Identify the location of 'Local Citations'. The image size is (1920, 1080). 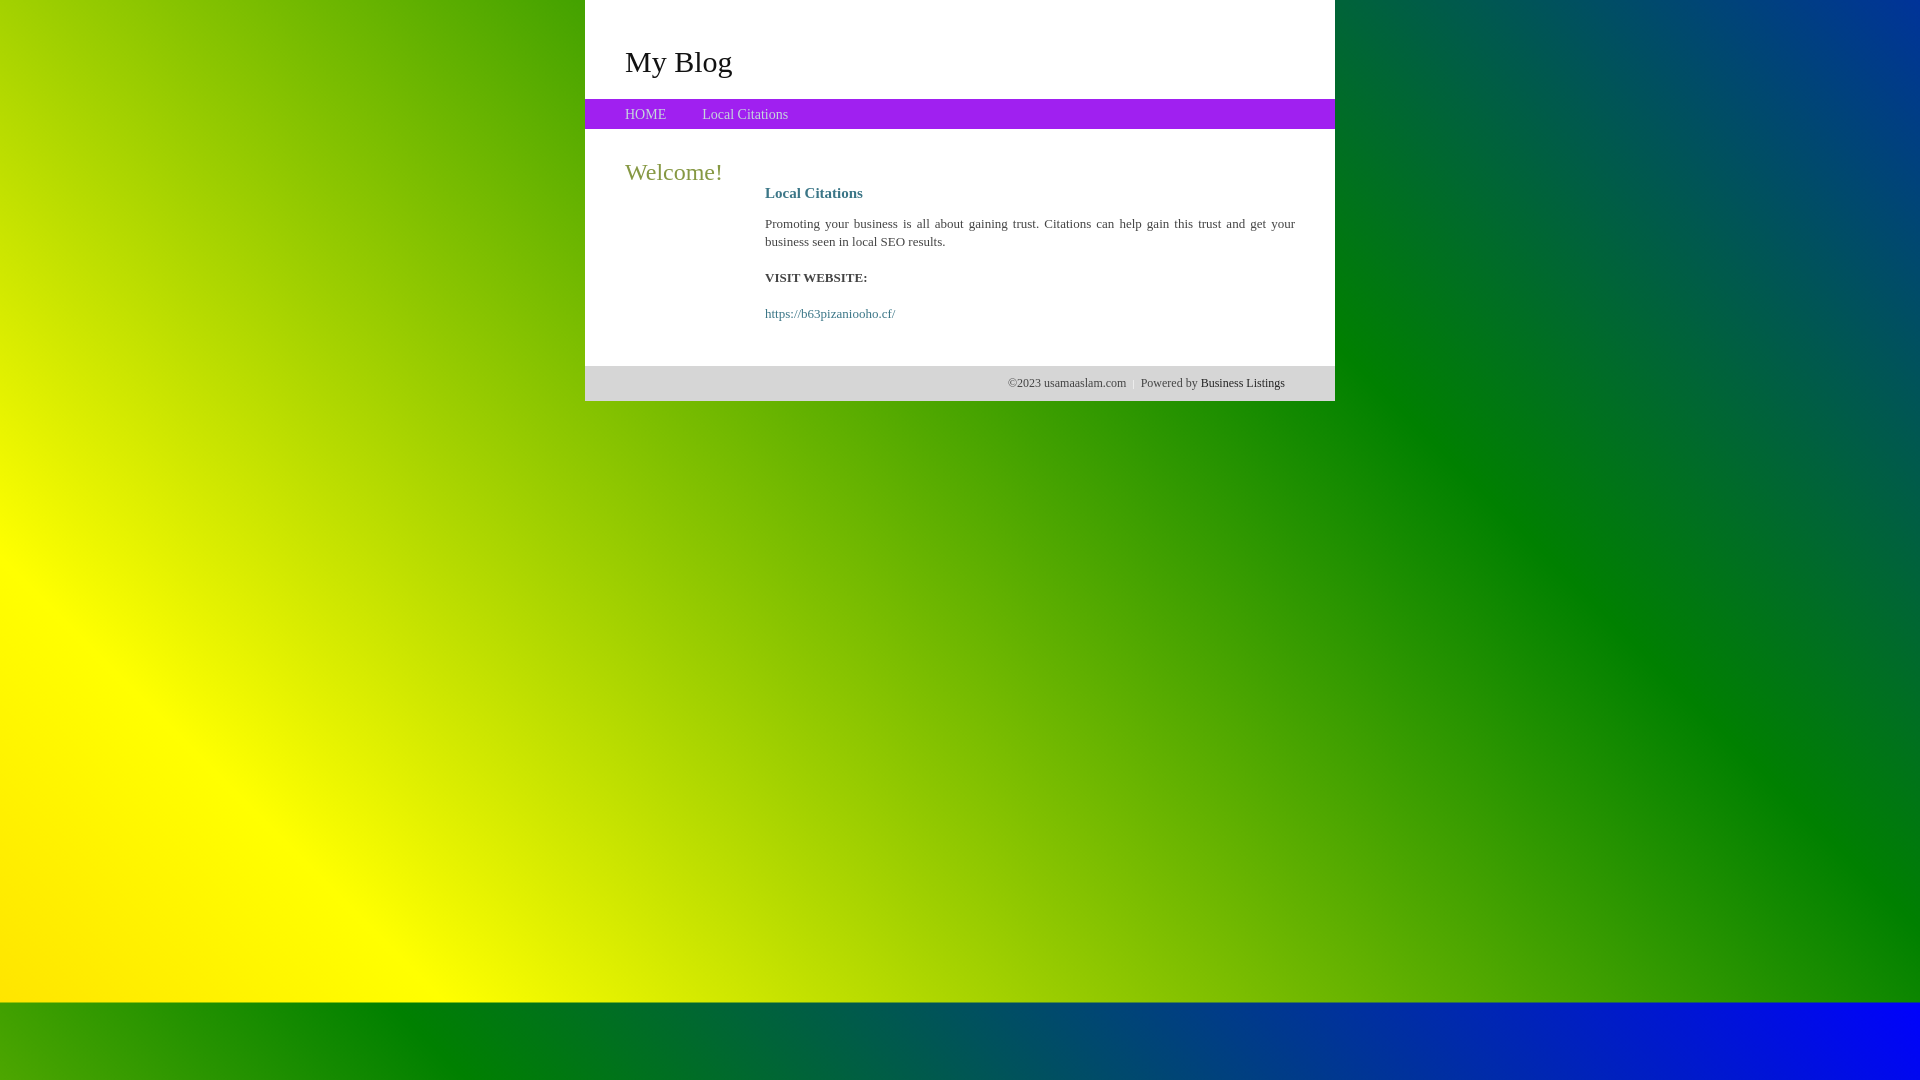
(701, 114).